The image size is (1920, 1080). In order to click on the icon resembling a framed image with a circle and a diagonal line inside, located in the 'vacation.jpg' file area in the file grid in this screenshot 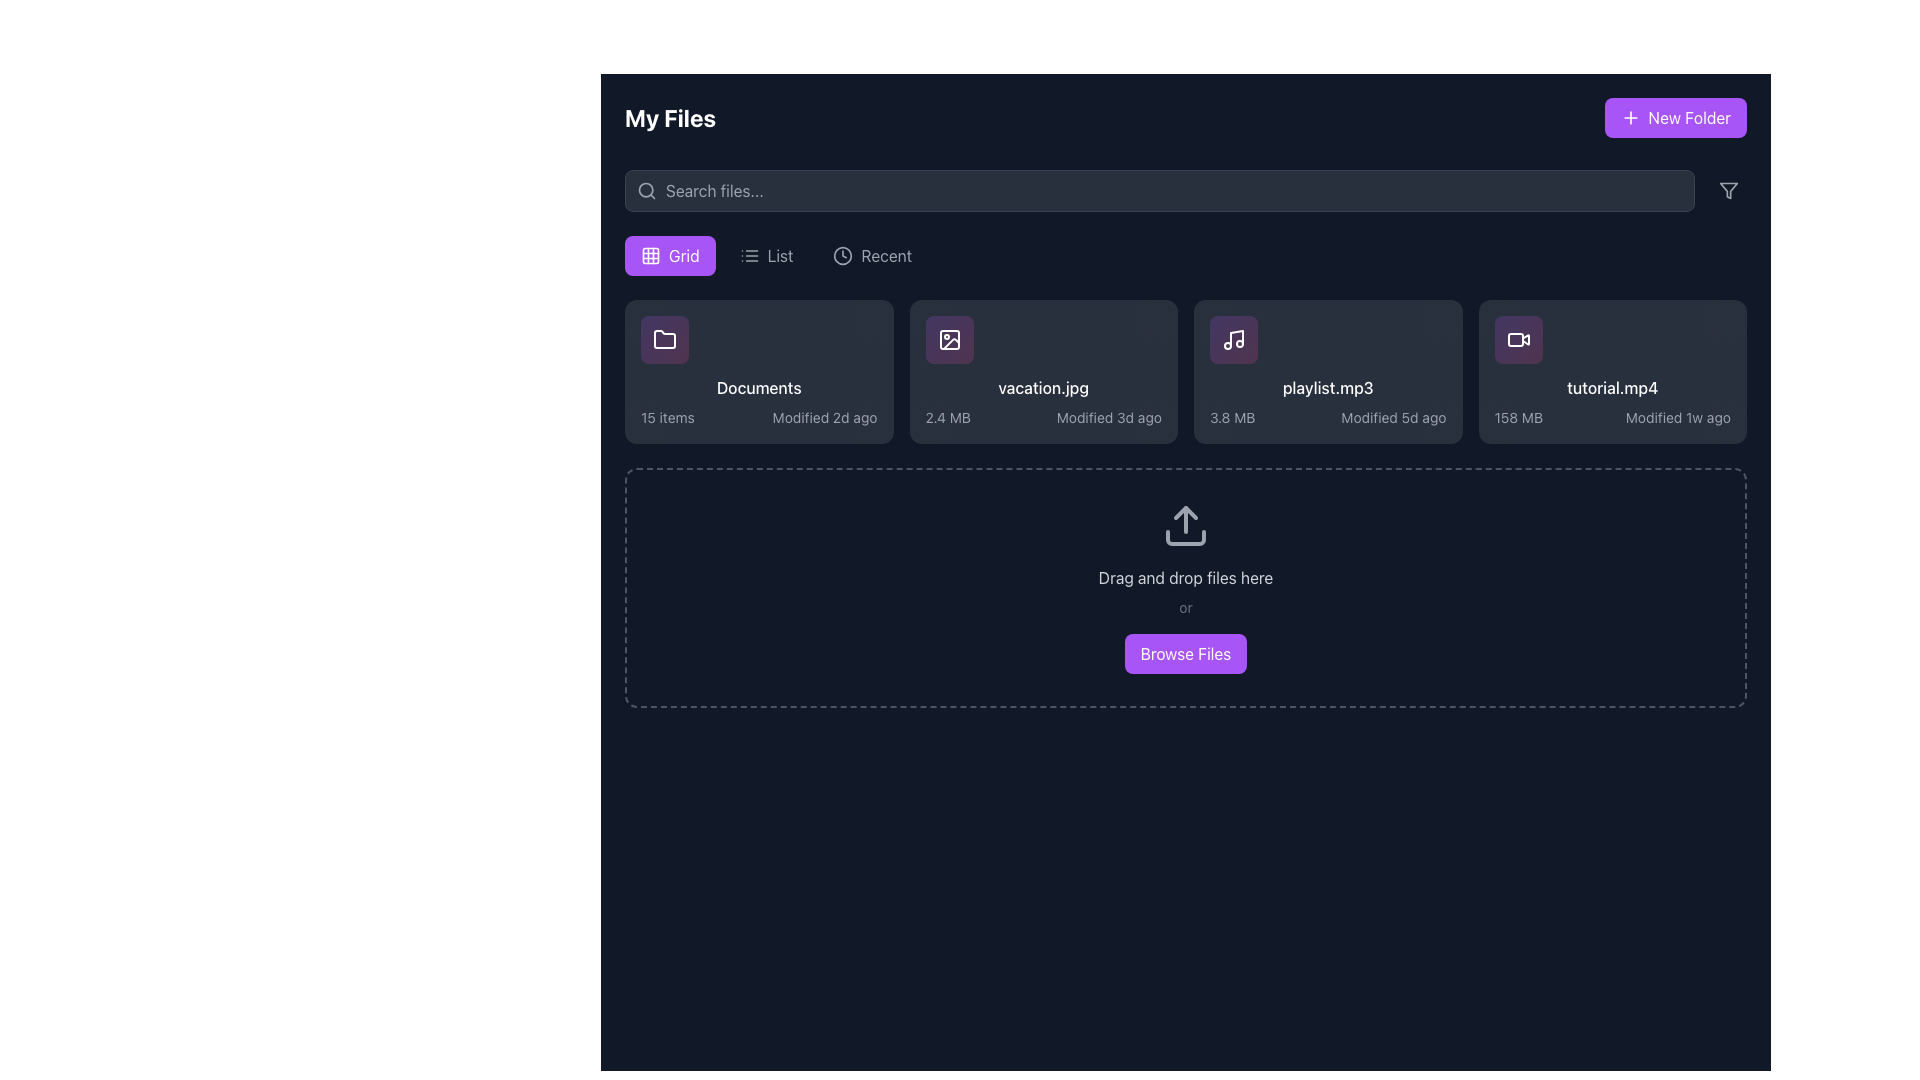, I will do `click(948, 338)`.